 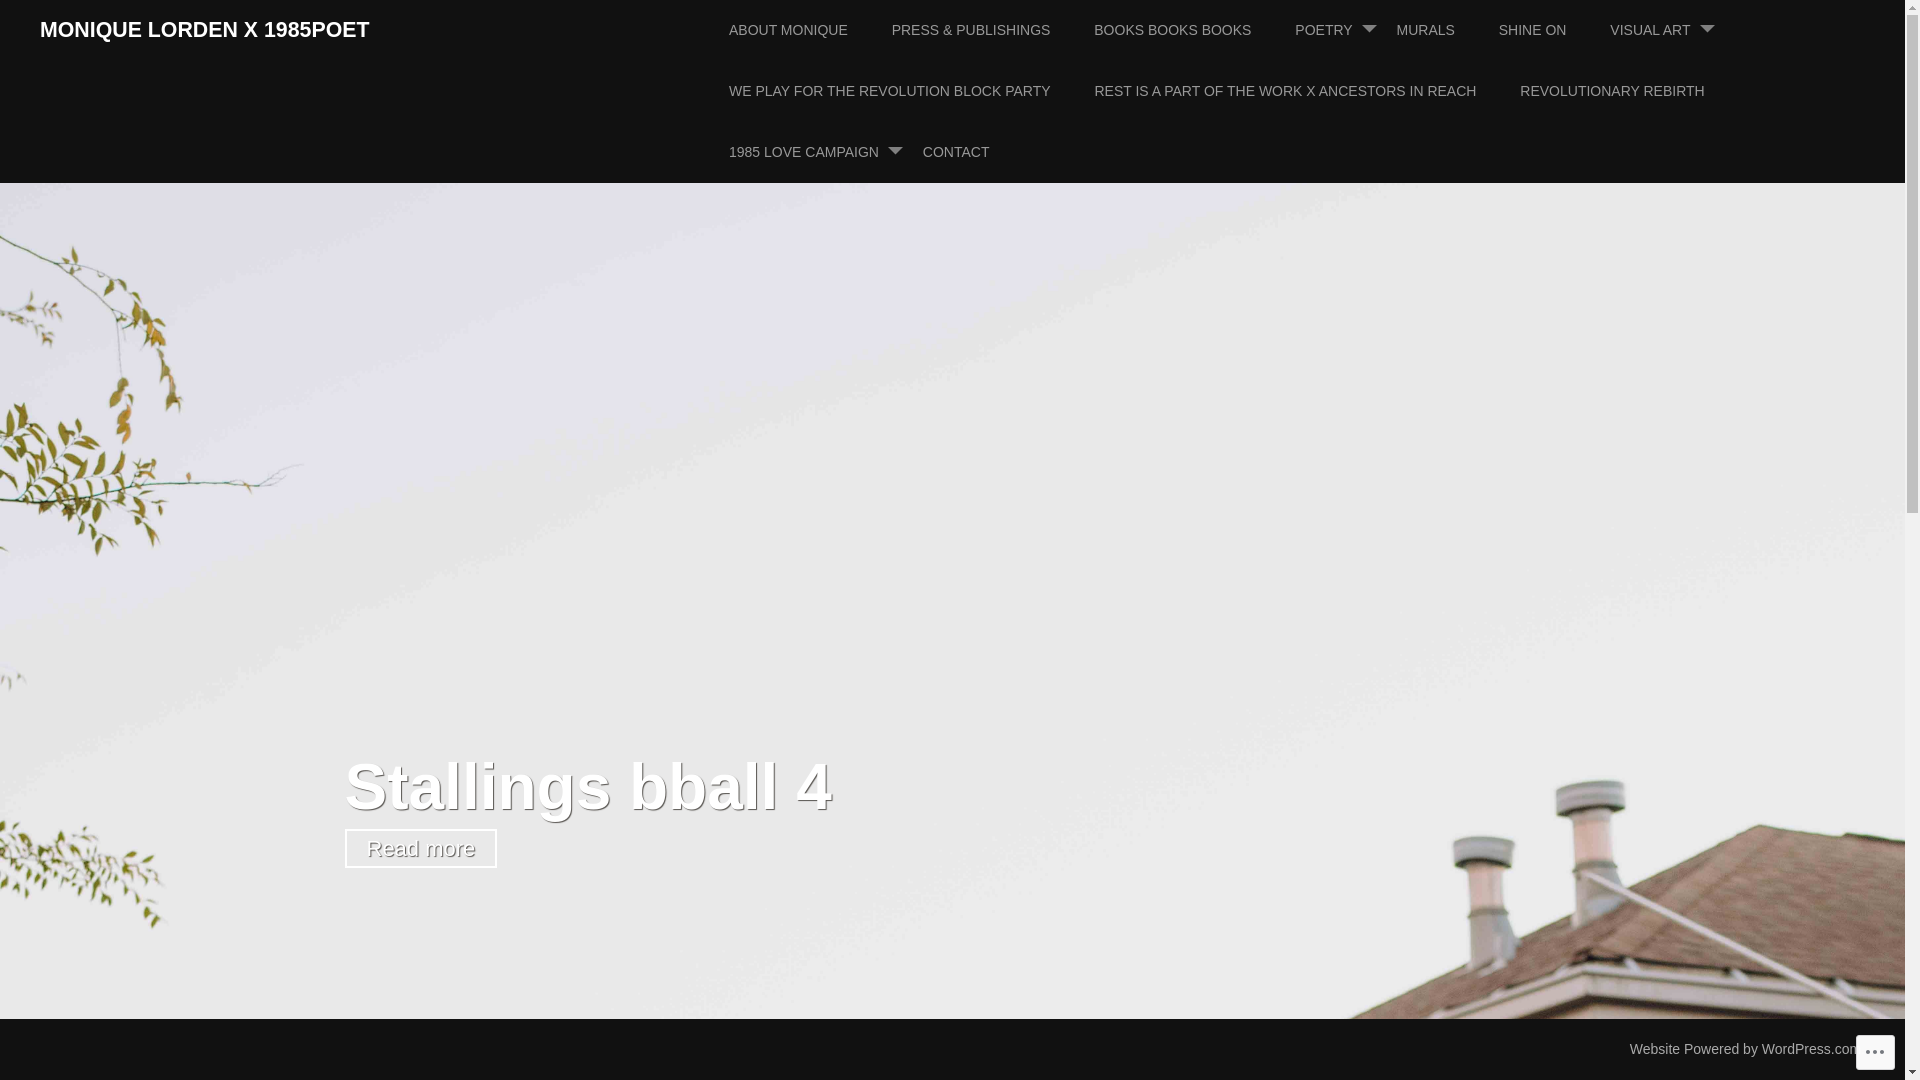 What do you see at coordinates (824, 151) in the screenshot?
I see `'1985 LOVE CAMPAIGN'` at bounding box center [824, 151].